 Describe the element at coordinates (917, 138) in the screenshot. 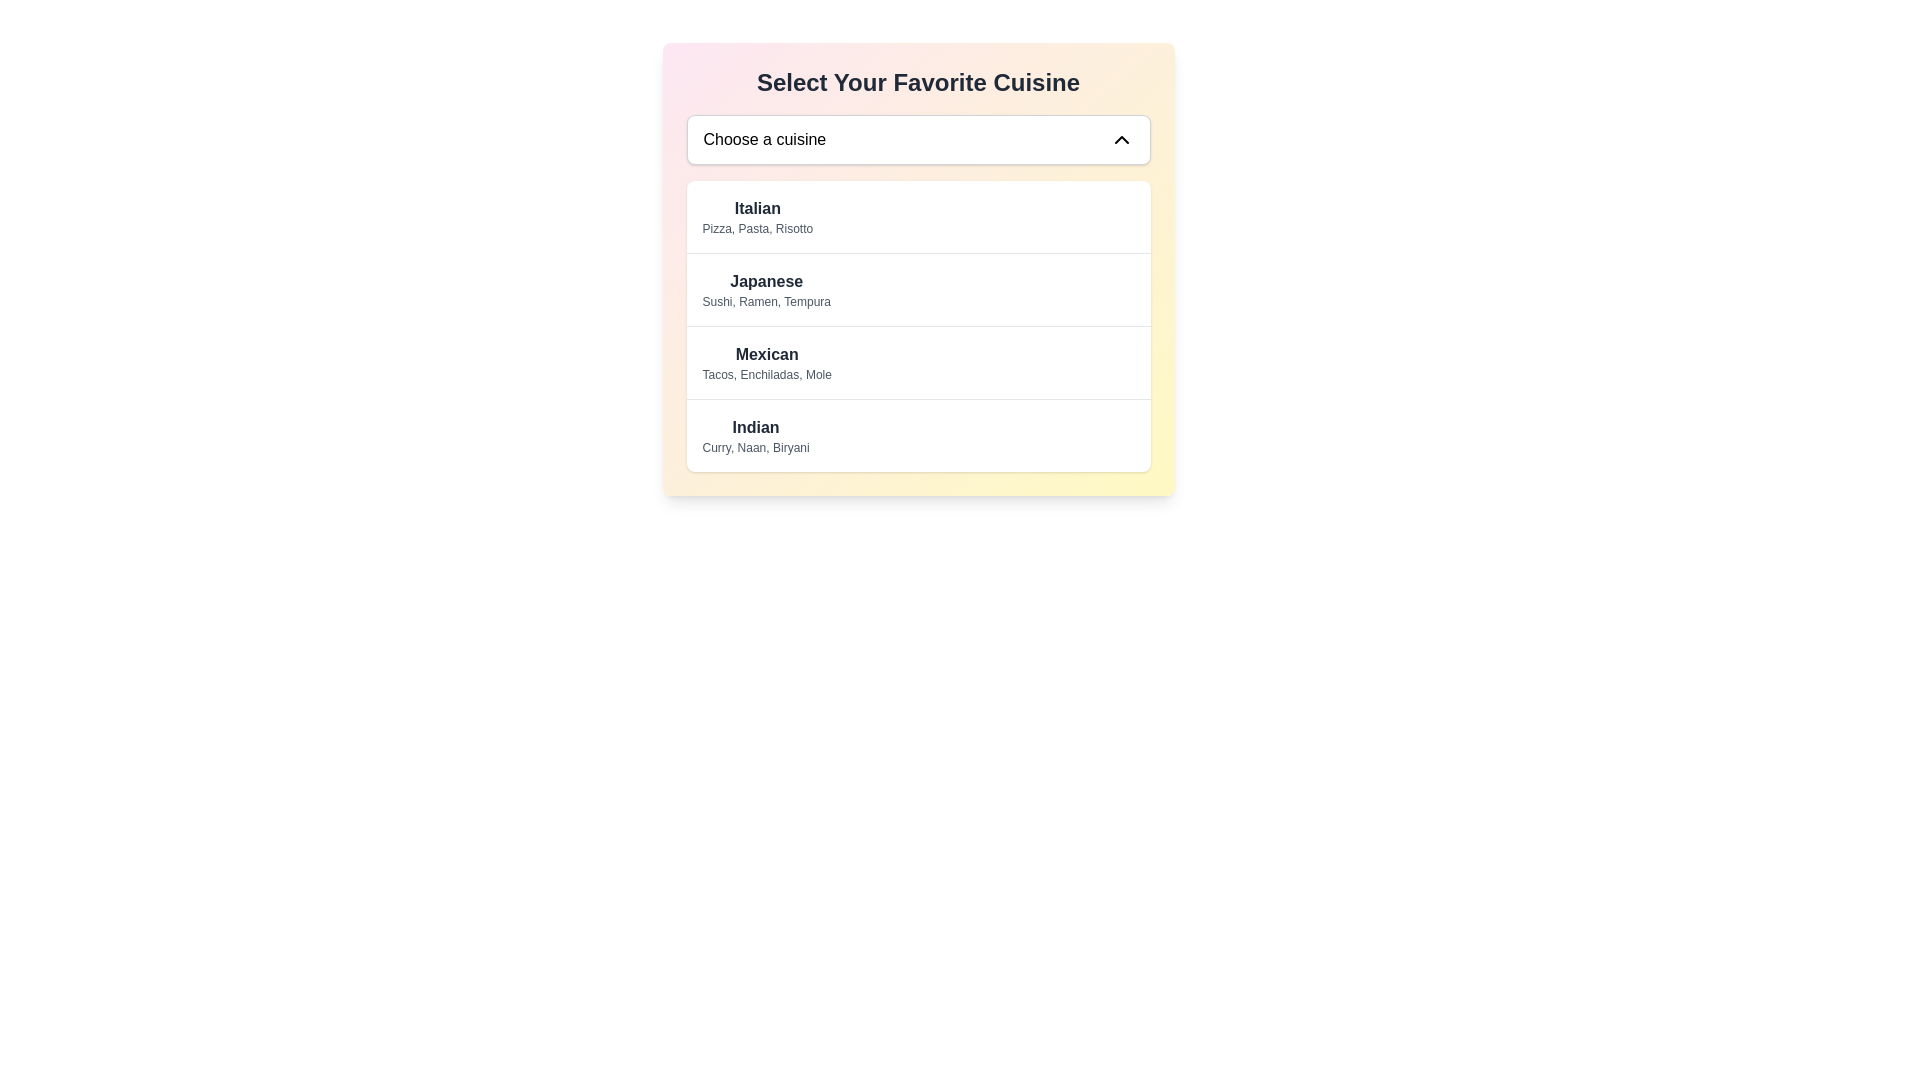

I see `the dropdown menu trigger located beneath the title 'Select Your Favorite Cuisine'` at that location.